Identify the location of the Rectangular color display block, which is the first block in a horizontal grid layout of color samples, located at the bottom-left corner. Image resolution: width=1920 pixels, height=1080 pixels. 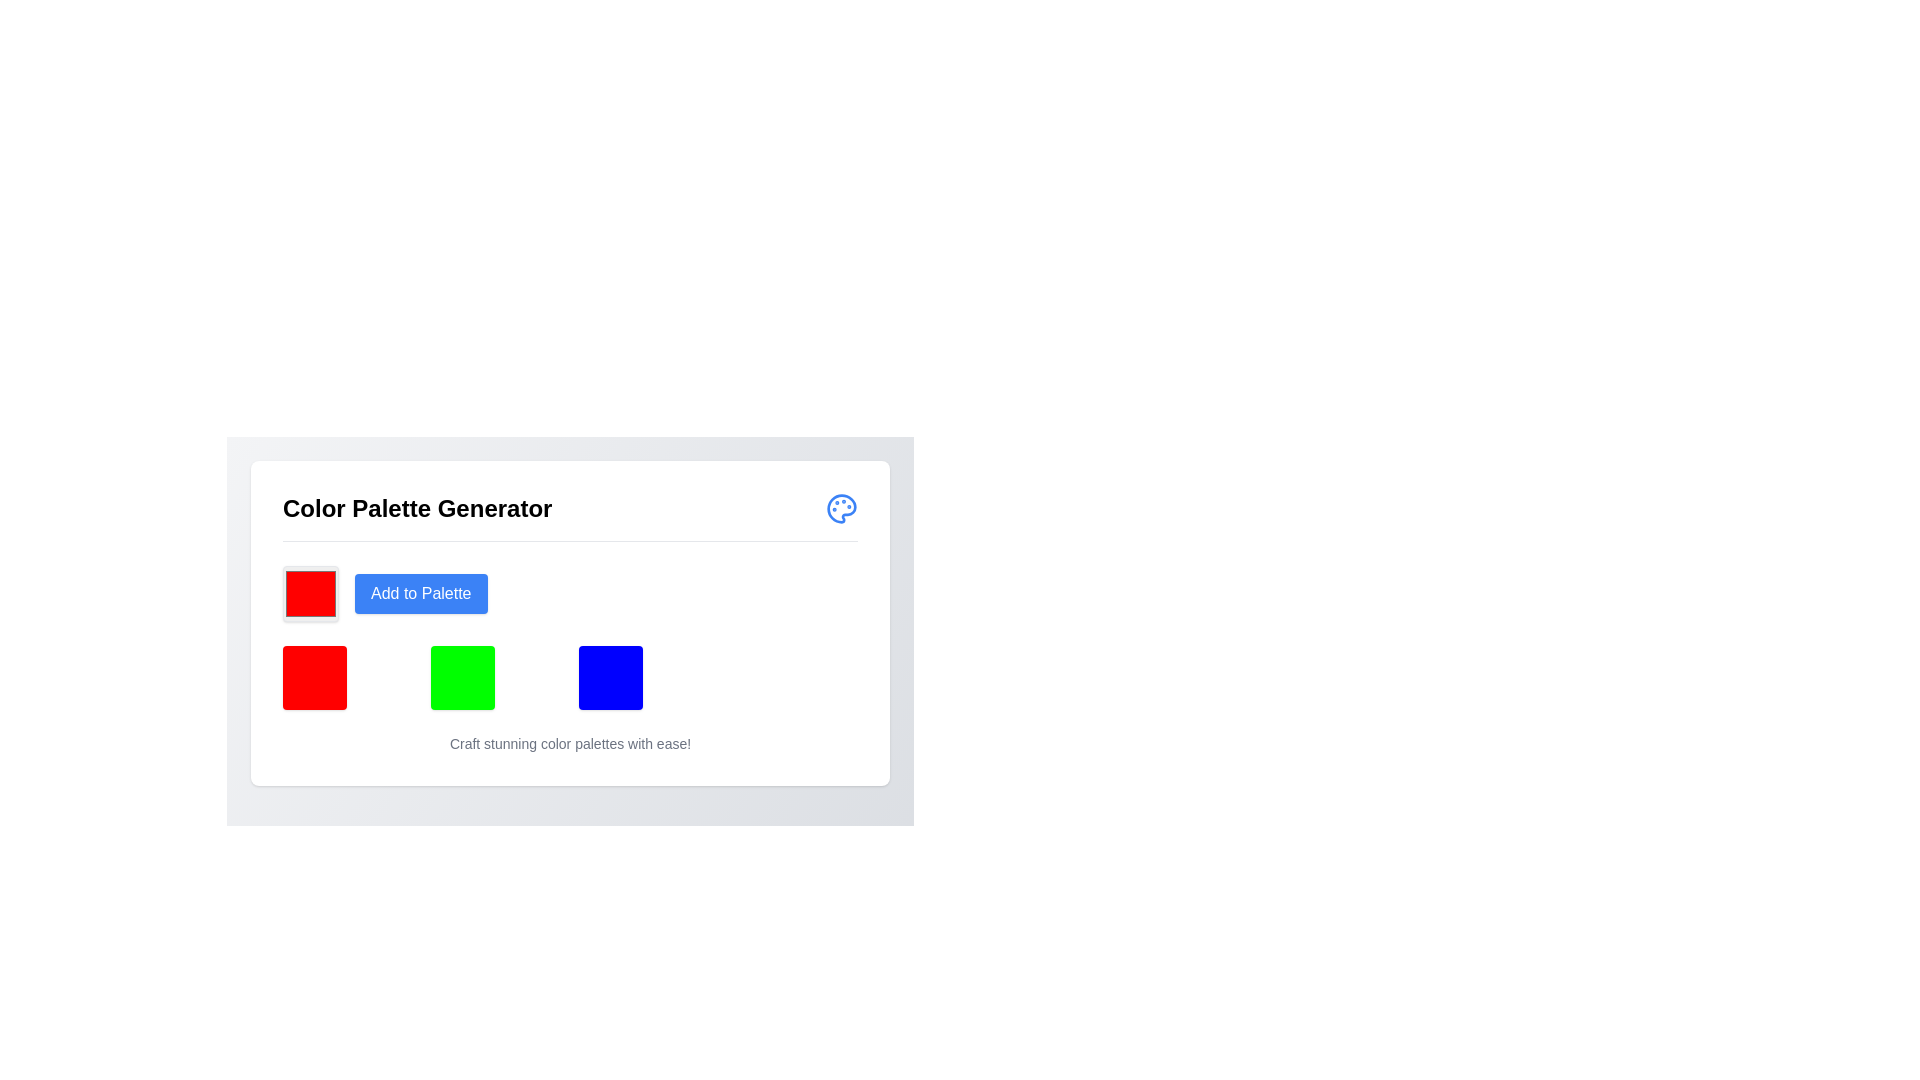
(314, 677).